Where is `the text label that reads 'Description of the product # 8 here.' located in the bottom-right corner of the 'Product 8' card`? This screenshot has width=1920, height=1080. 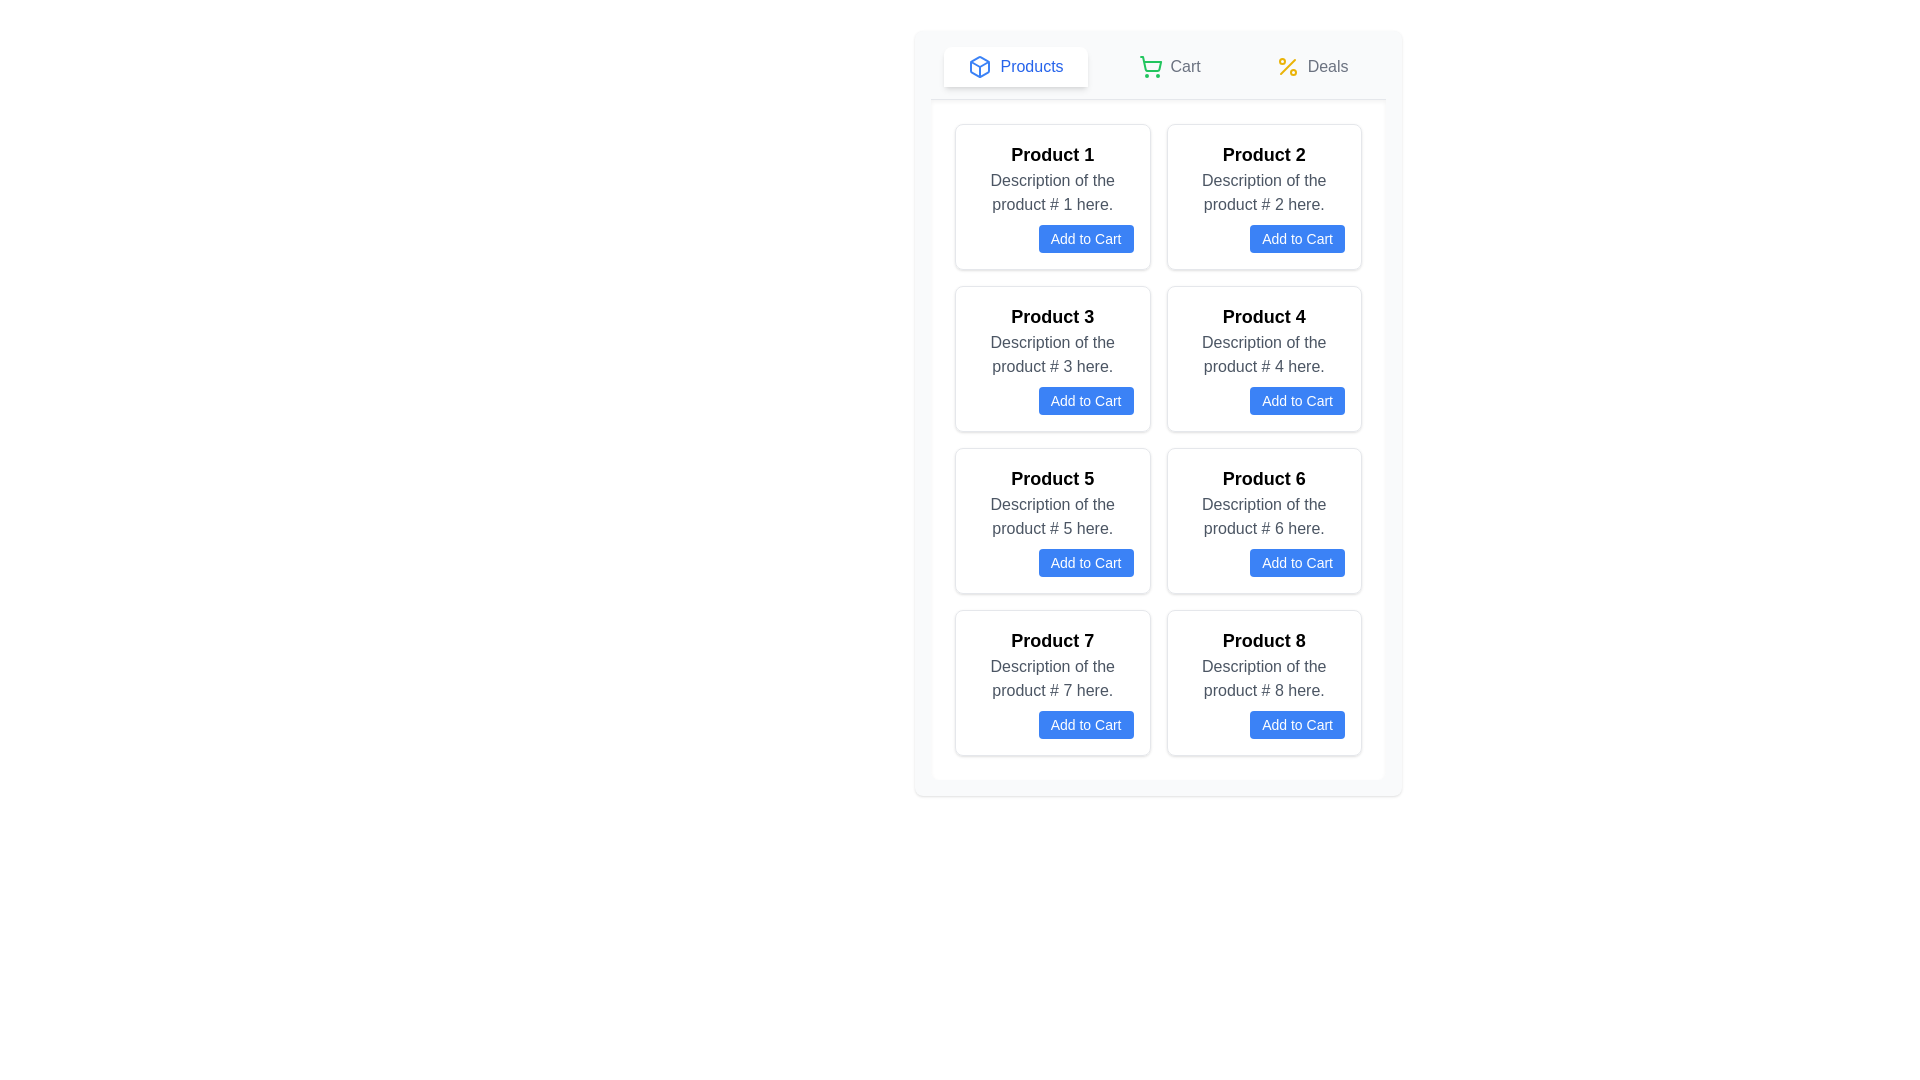
the text label that reads 'Description of the product # 8 here.' located in the bottom-right corner of the 'Product 8' card is located at coordinates (1263, 677).